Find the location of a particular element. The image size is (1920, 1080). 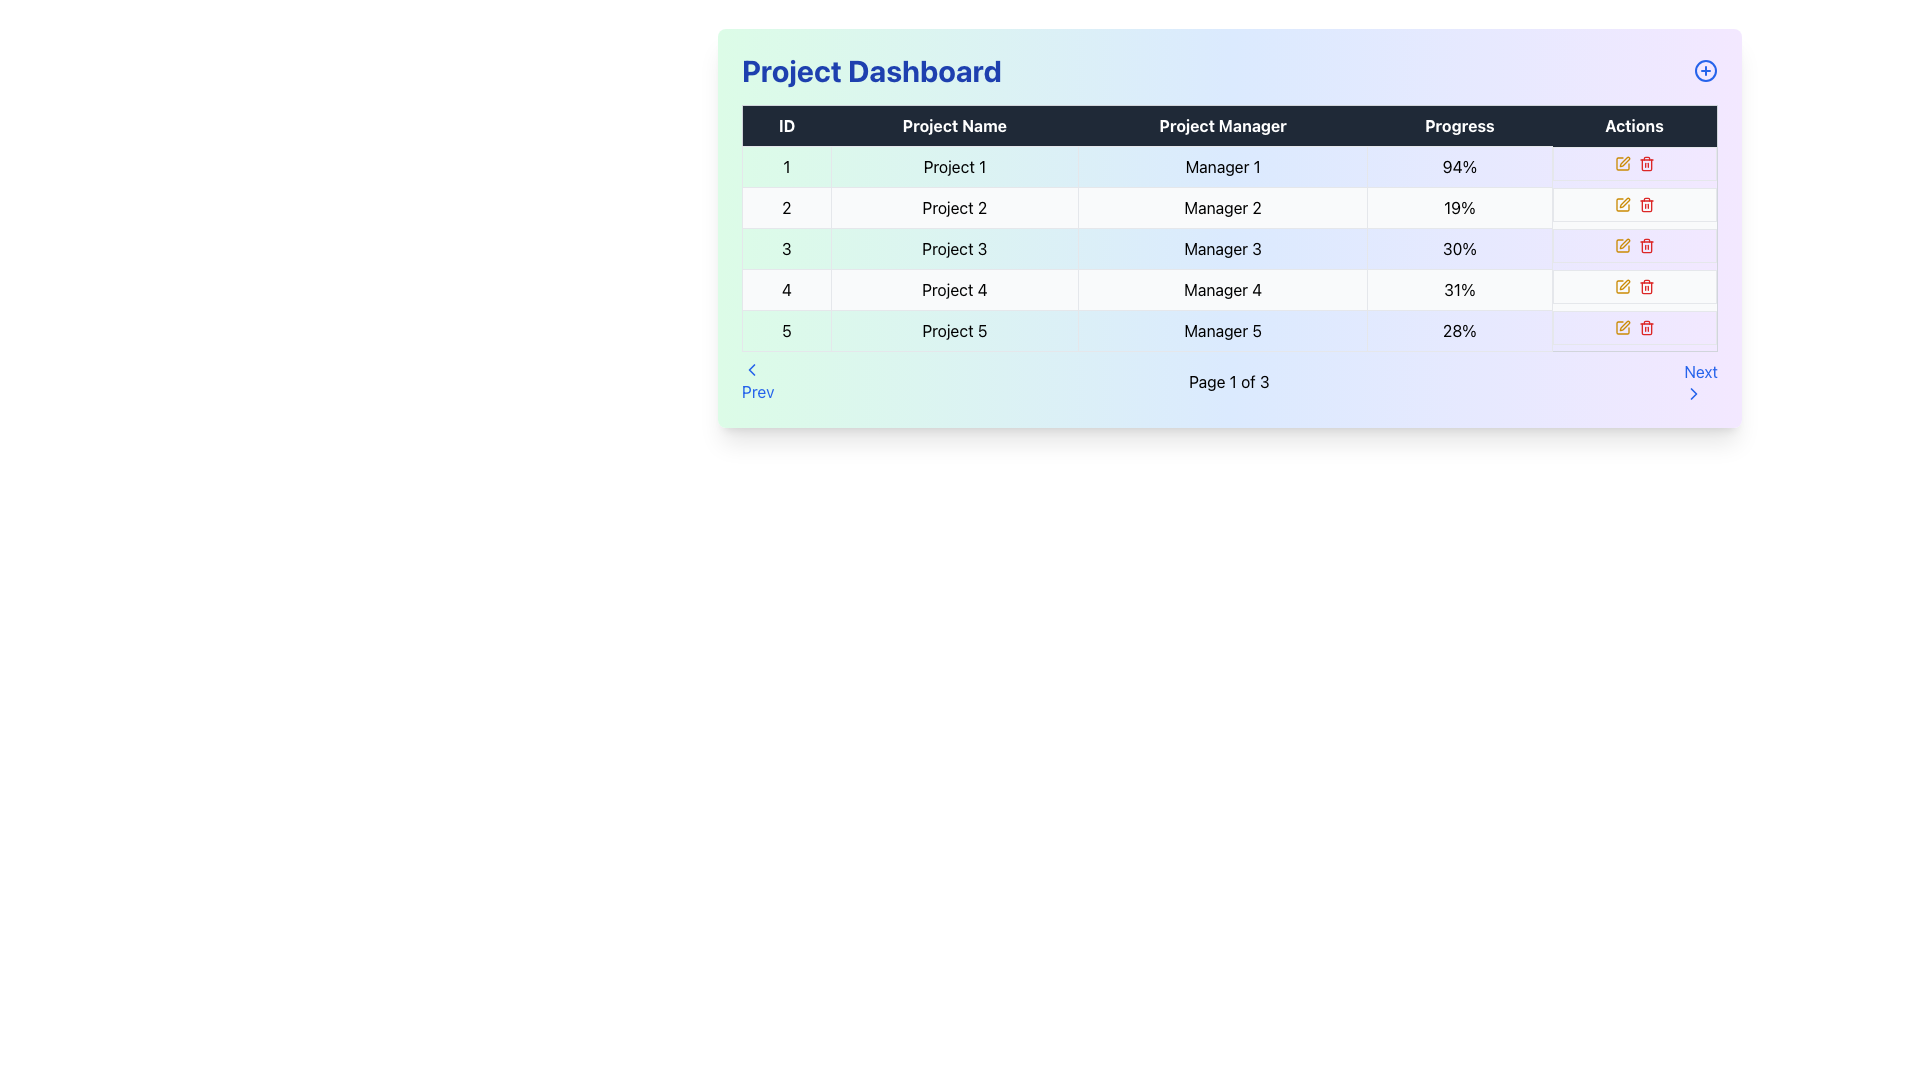

the Text Label displaying the number '2' located in the second row under the 'ID' column of the table layout is located at coordinates (785, 208).